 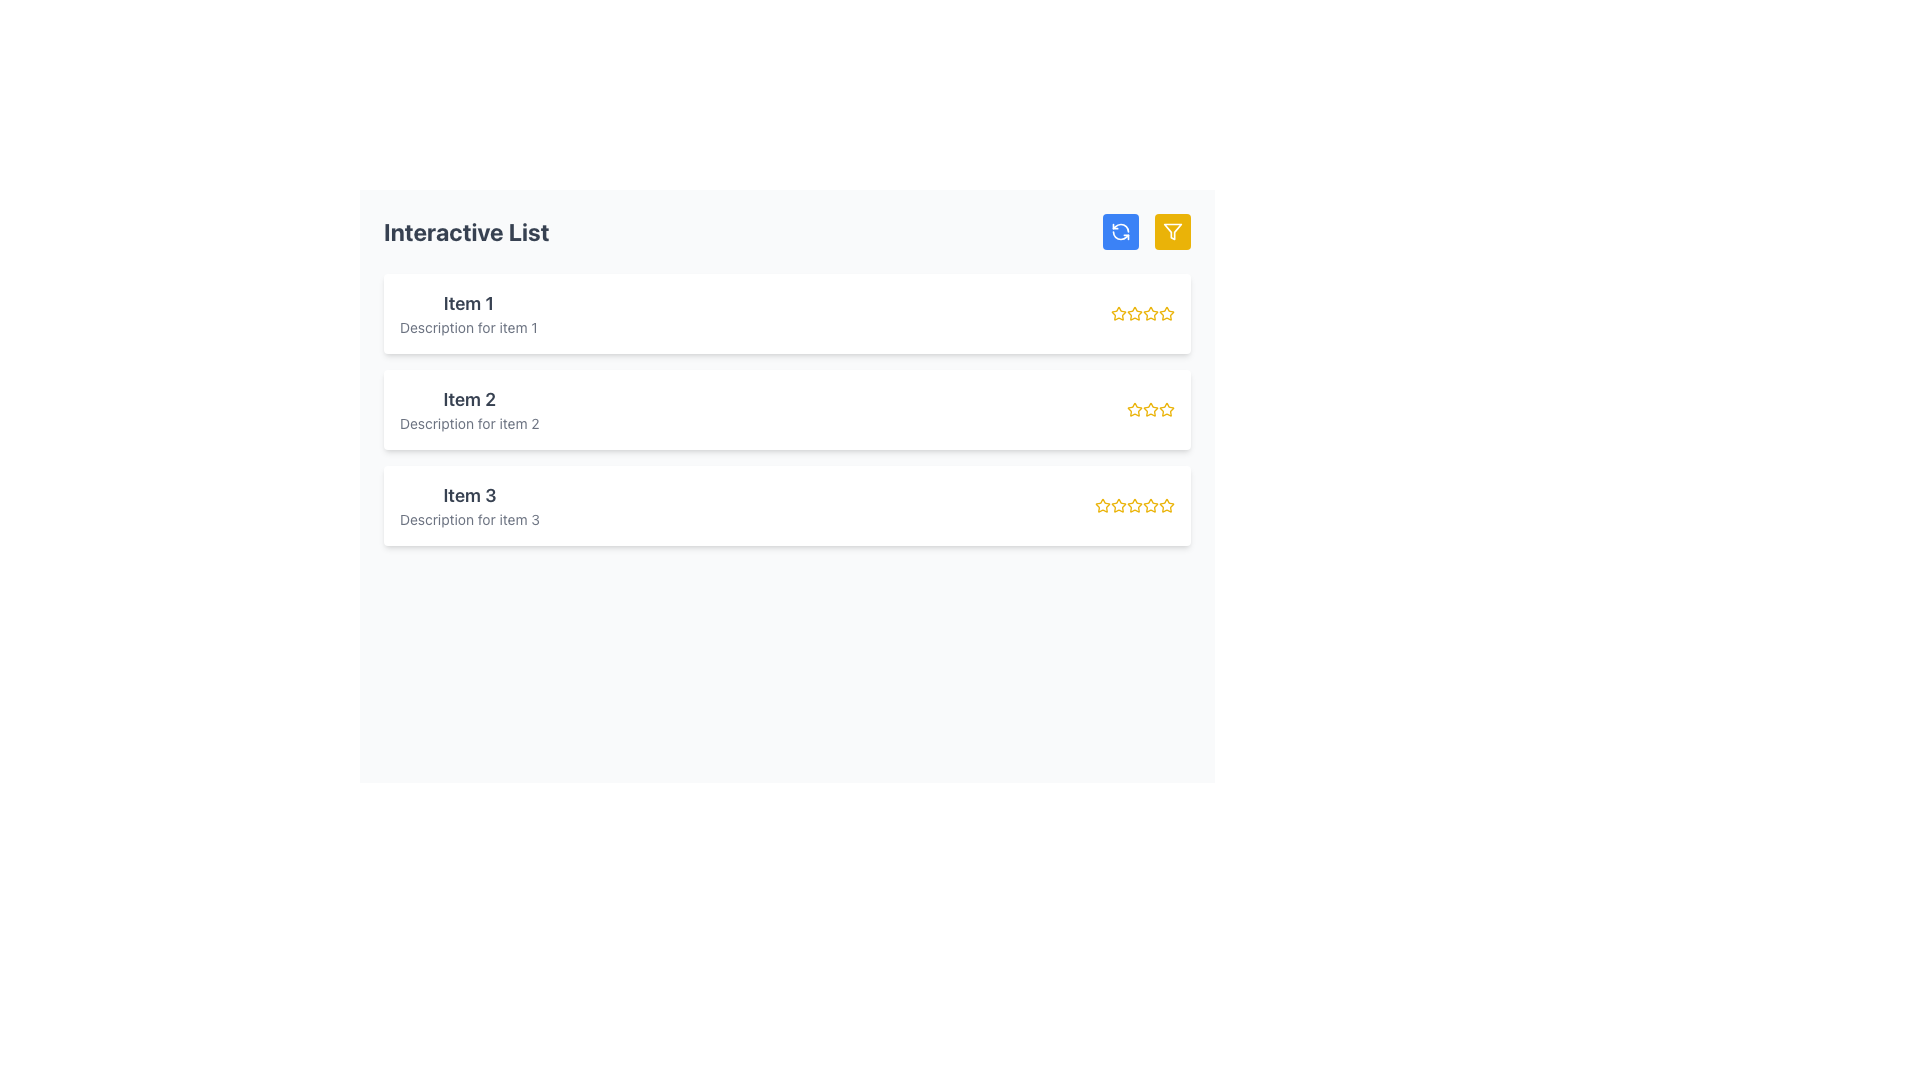 I want to click on the star icon that represents the fourth rating point in the rating scale, located to the right of Item 3, so click(x=1134, y=504).